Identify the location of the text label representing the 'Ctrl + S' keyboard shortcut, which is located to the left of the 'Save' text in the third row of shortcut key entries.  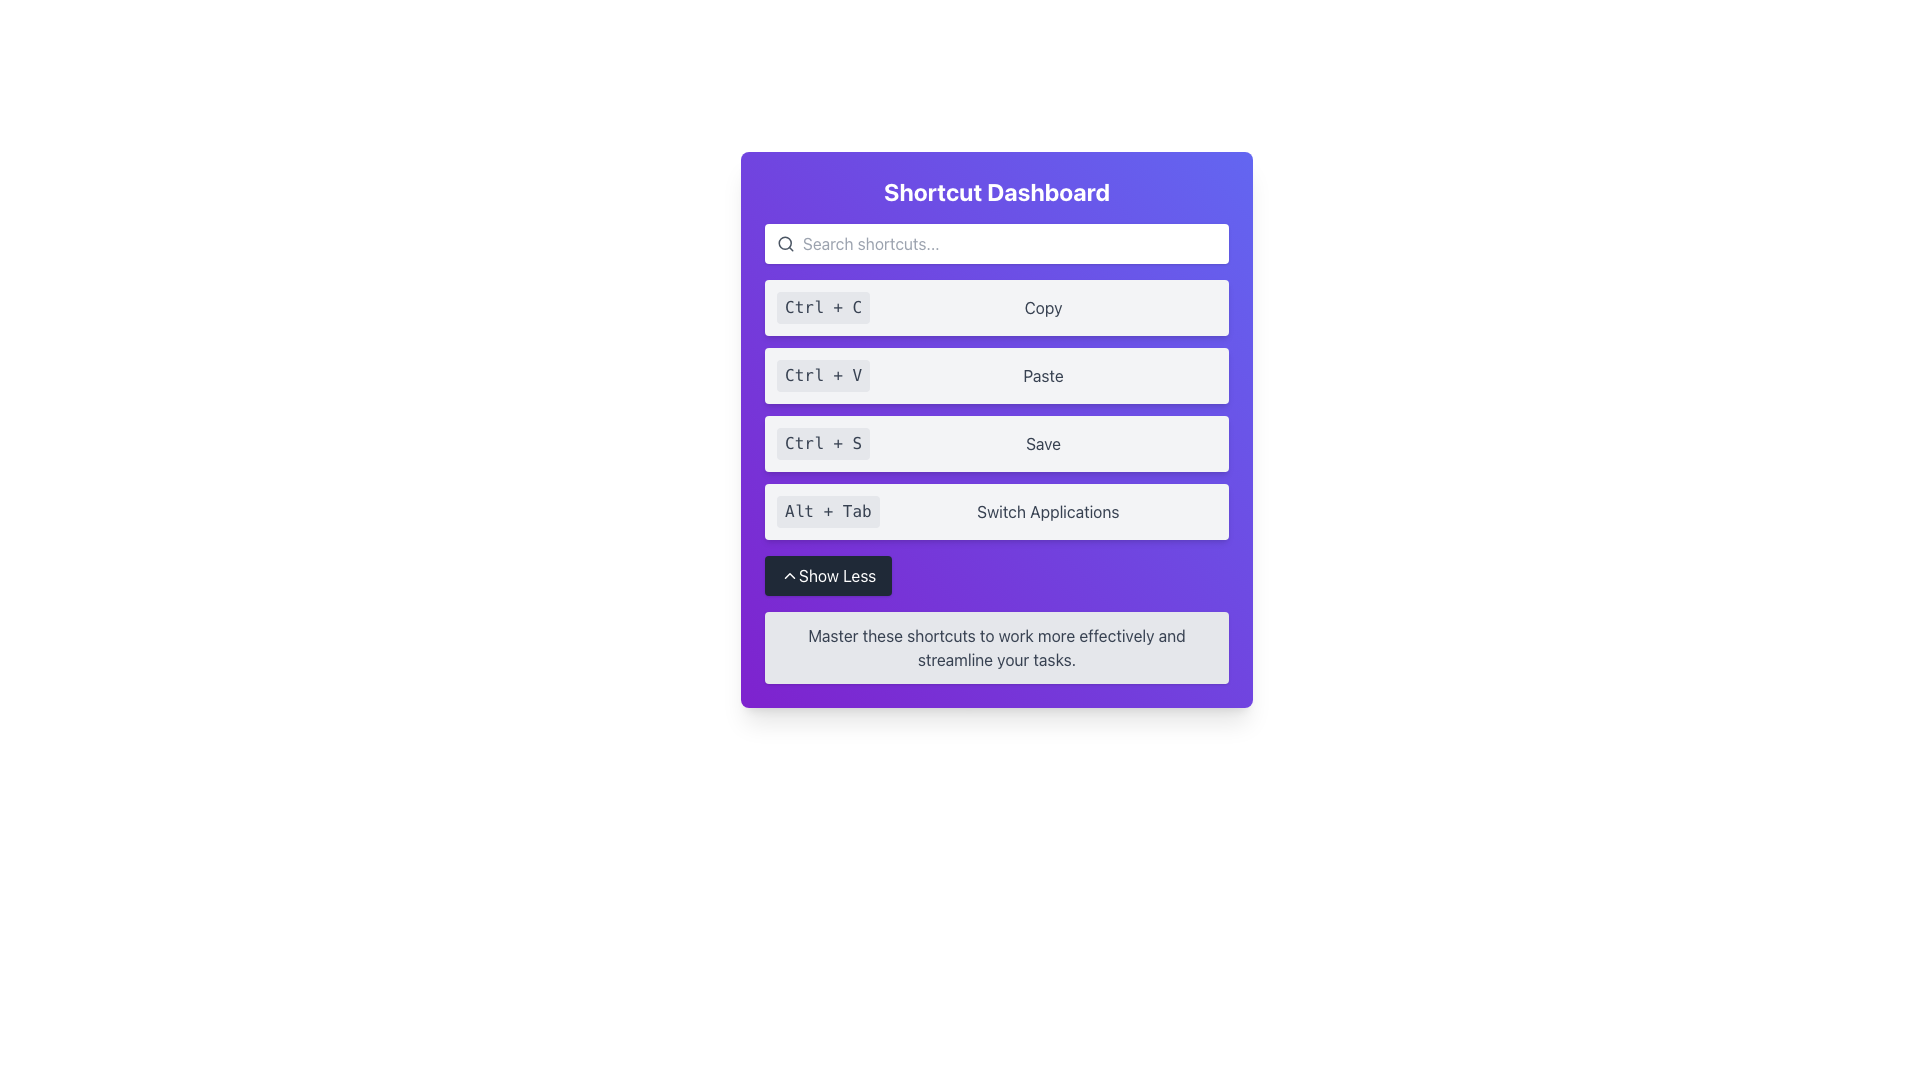
(823, 442).